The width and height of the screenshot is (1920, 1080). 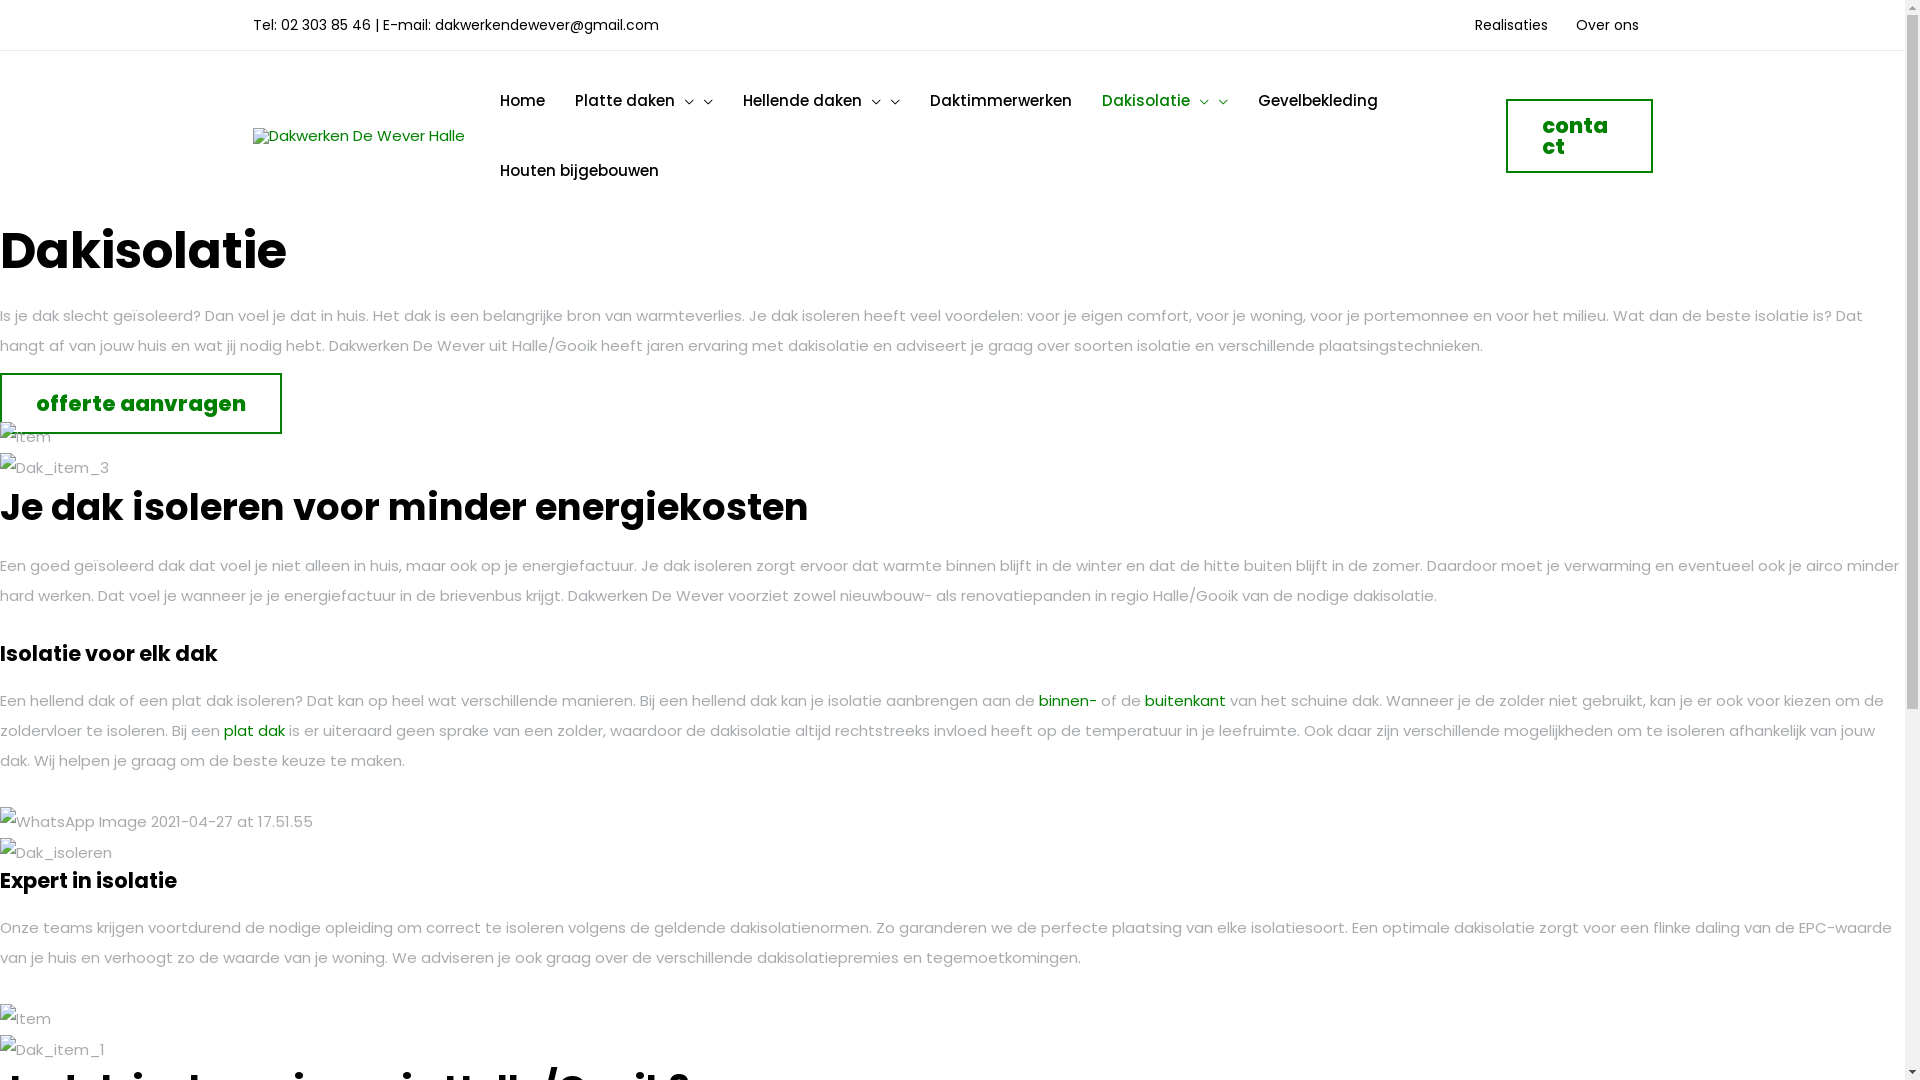 What do you see at coordinates (1241, 100) in the screenshot?
I see `'Gevelbekleding'` at bounding box center [1241, 100].